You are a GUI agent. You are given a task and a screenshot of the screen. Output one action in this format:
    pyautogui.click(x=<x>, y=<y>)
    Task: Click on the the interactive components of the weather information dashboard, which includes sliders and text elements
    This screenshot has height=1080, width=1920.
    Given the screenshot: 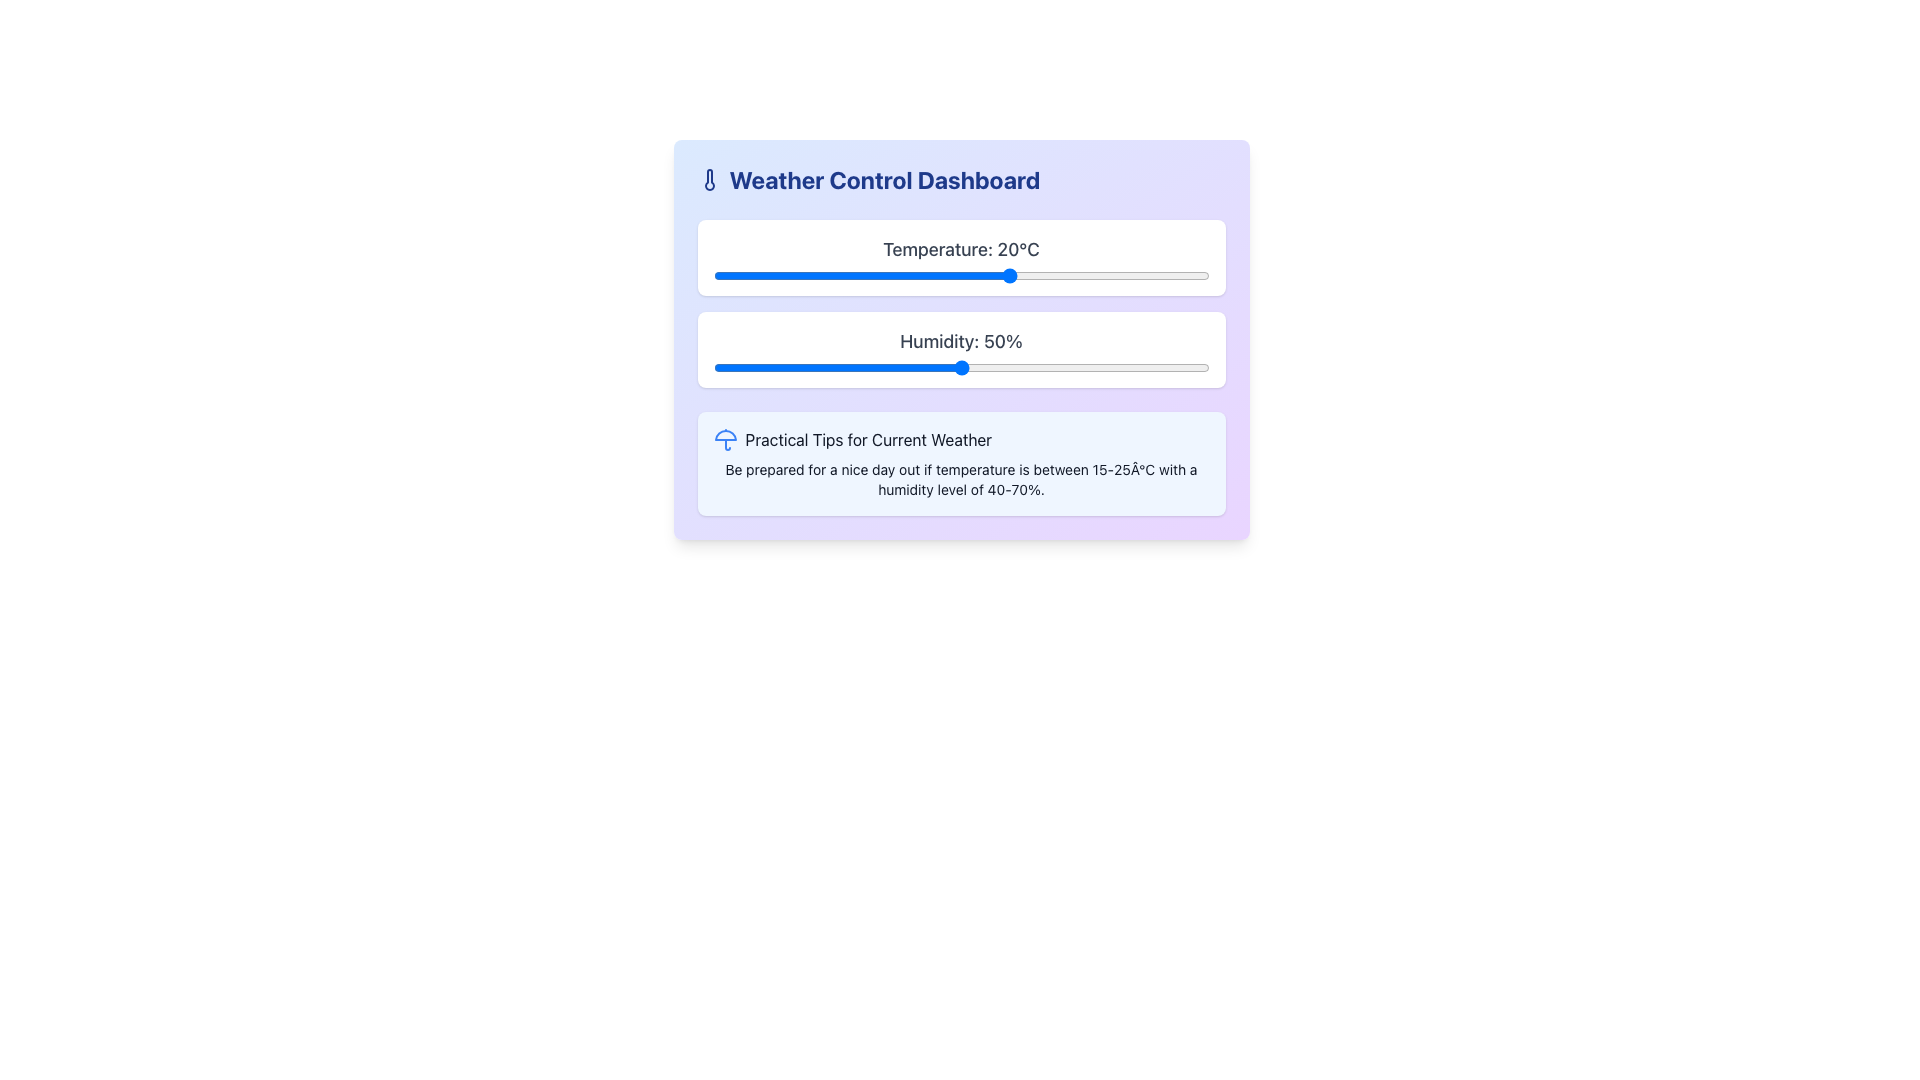 What is the action you would take?
    pyautogui.click(x=961, y=338)
    